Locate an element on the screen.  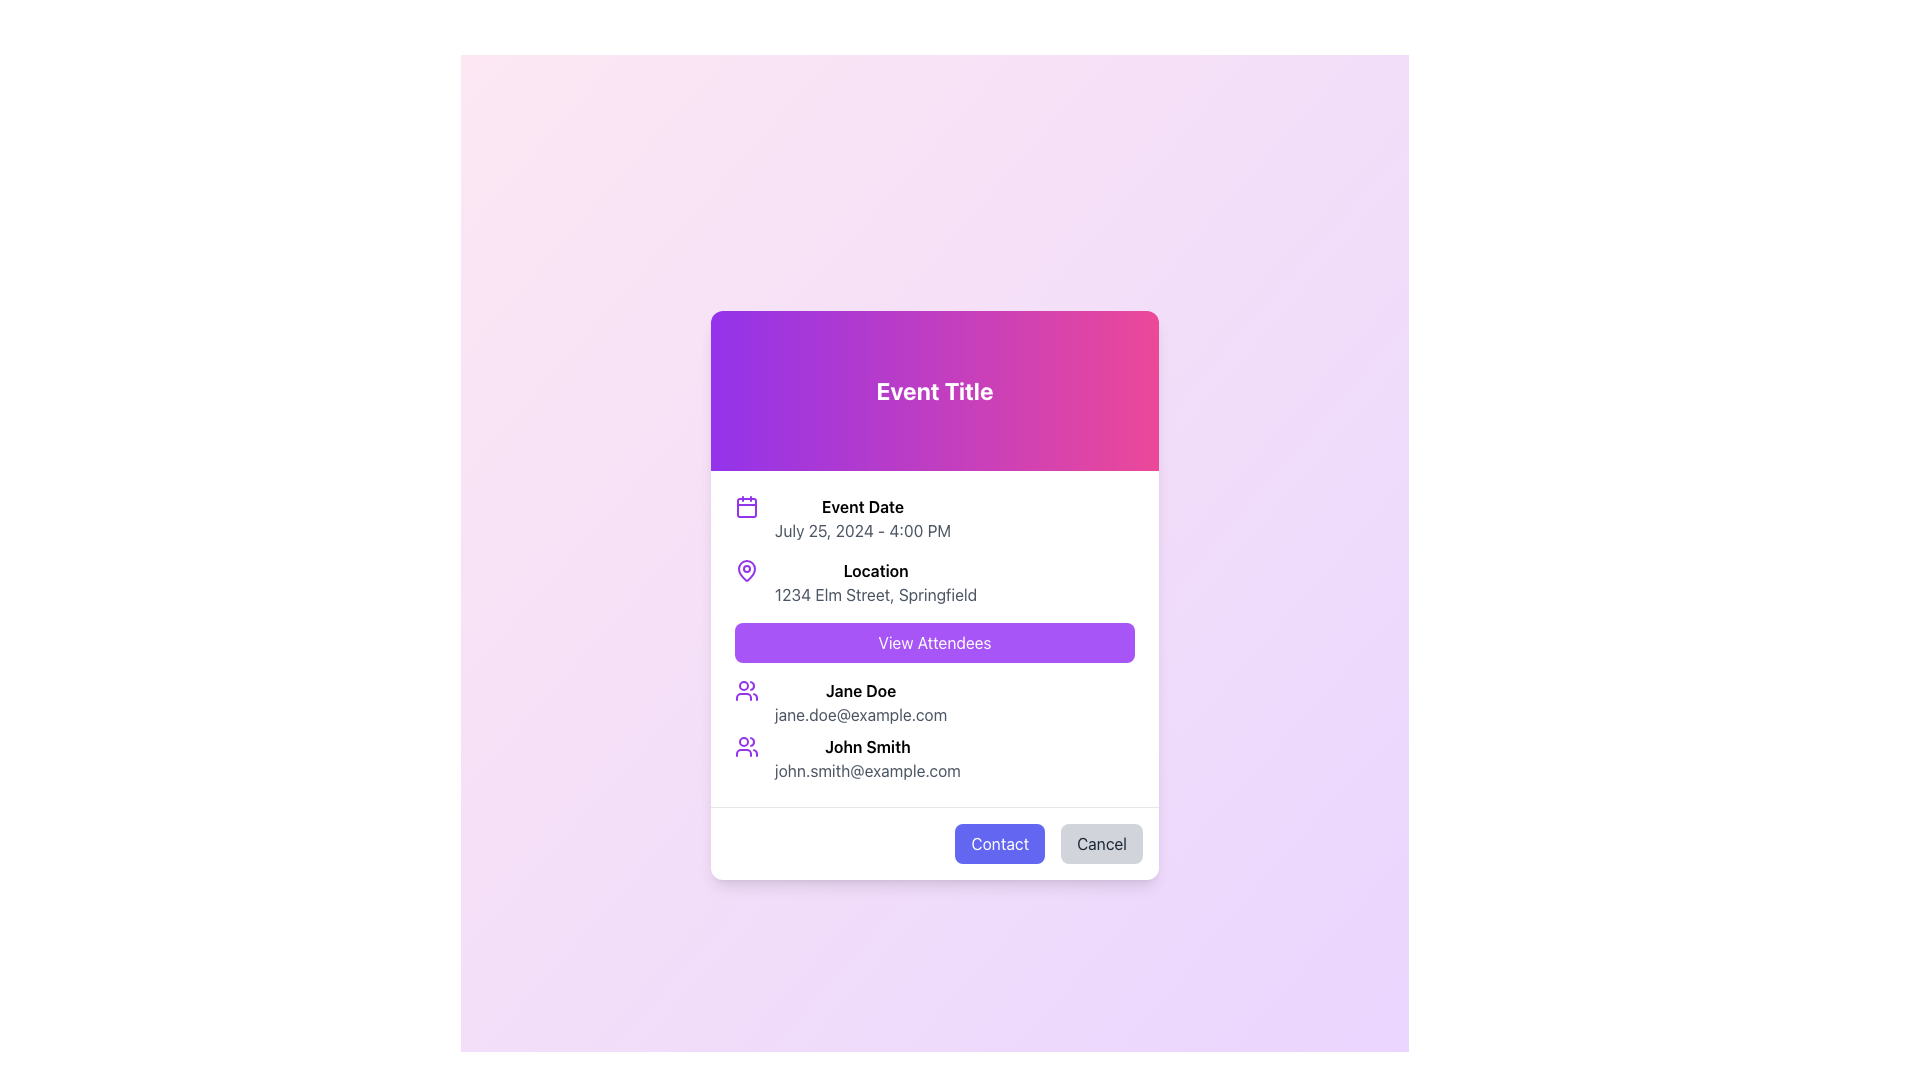
the email address 'john.smith@example.com' in the attendee details section to copy or open an email client is located at coordinates (868, 758).